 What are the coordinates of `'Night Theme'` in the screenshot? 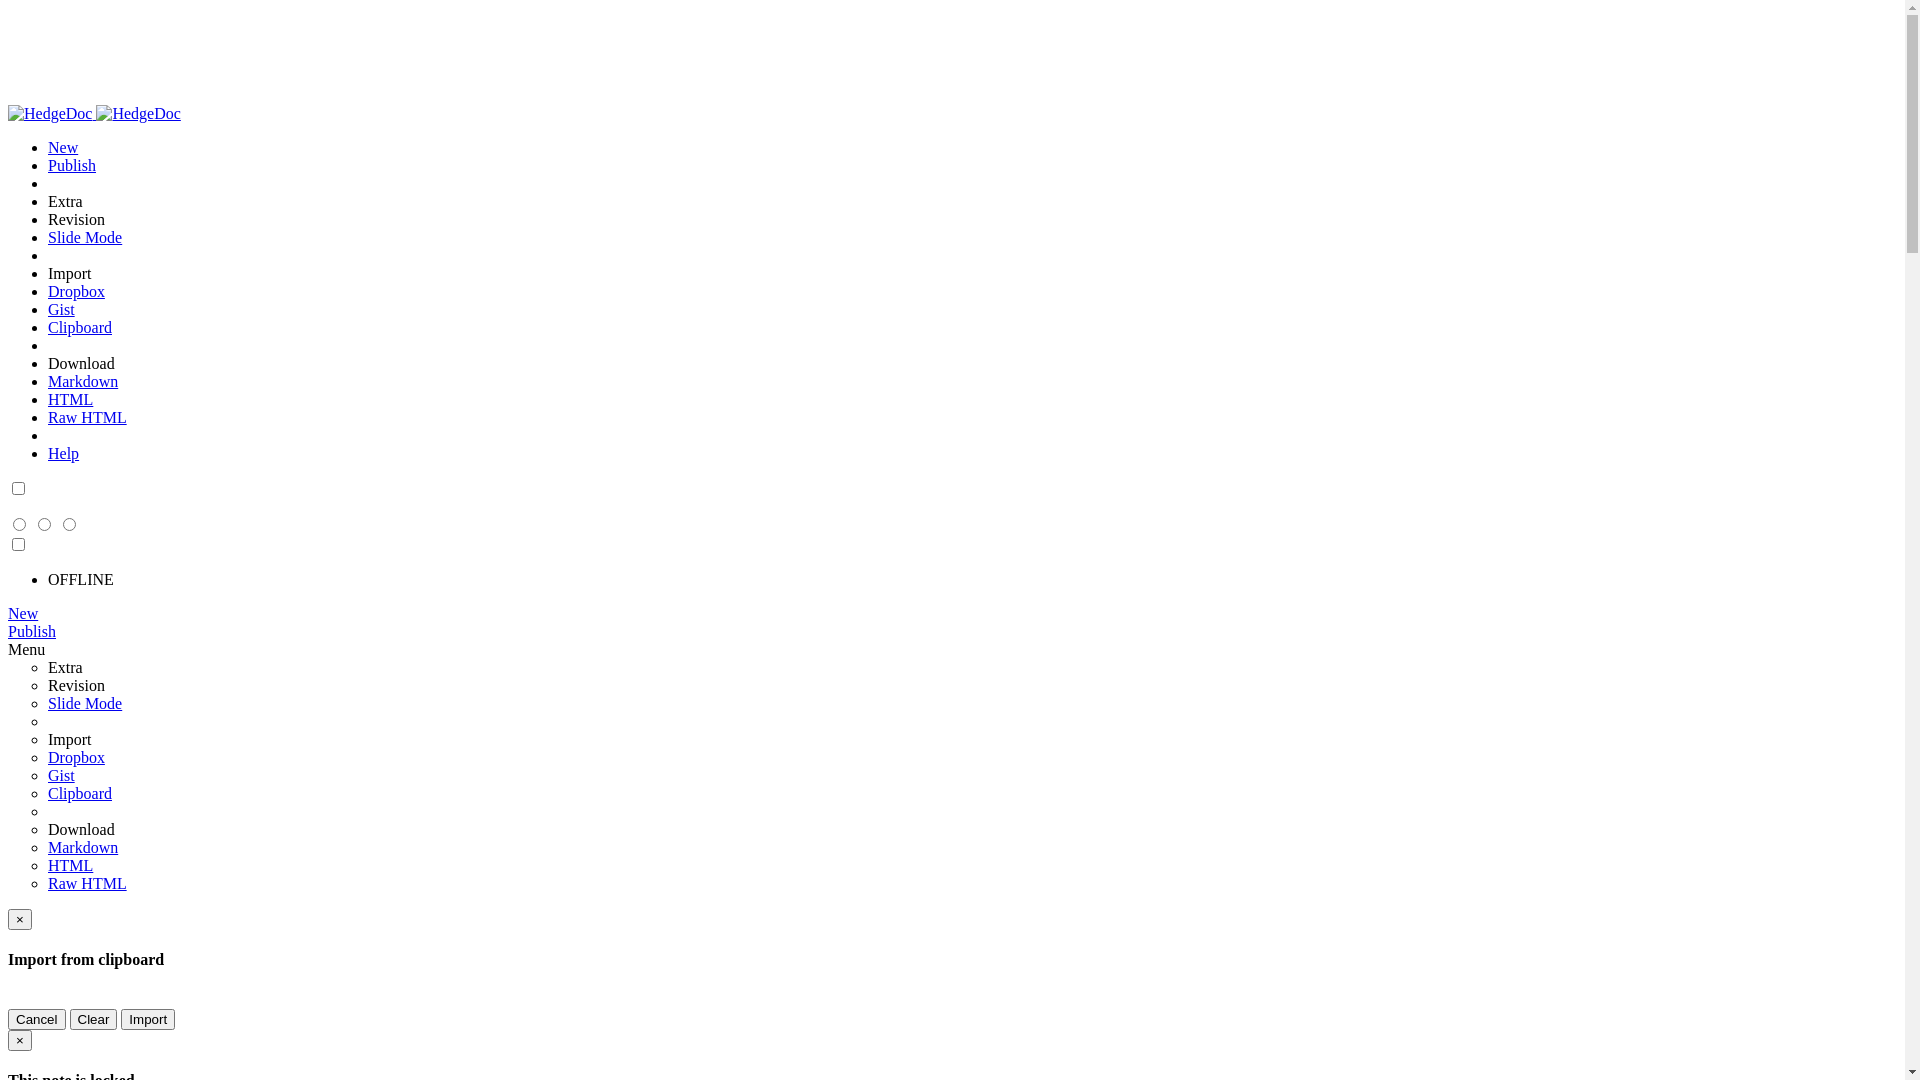 It's located at (18, 489).